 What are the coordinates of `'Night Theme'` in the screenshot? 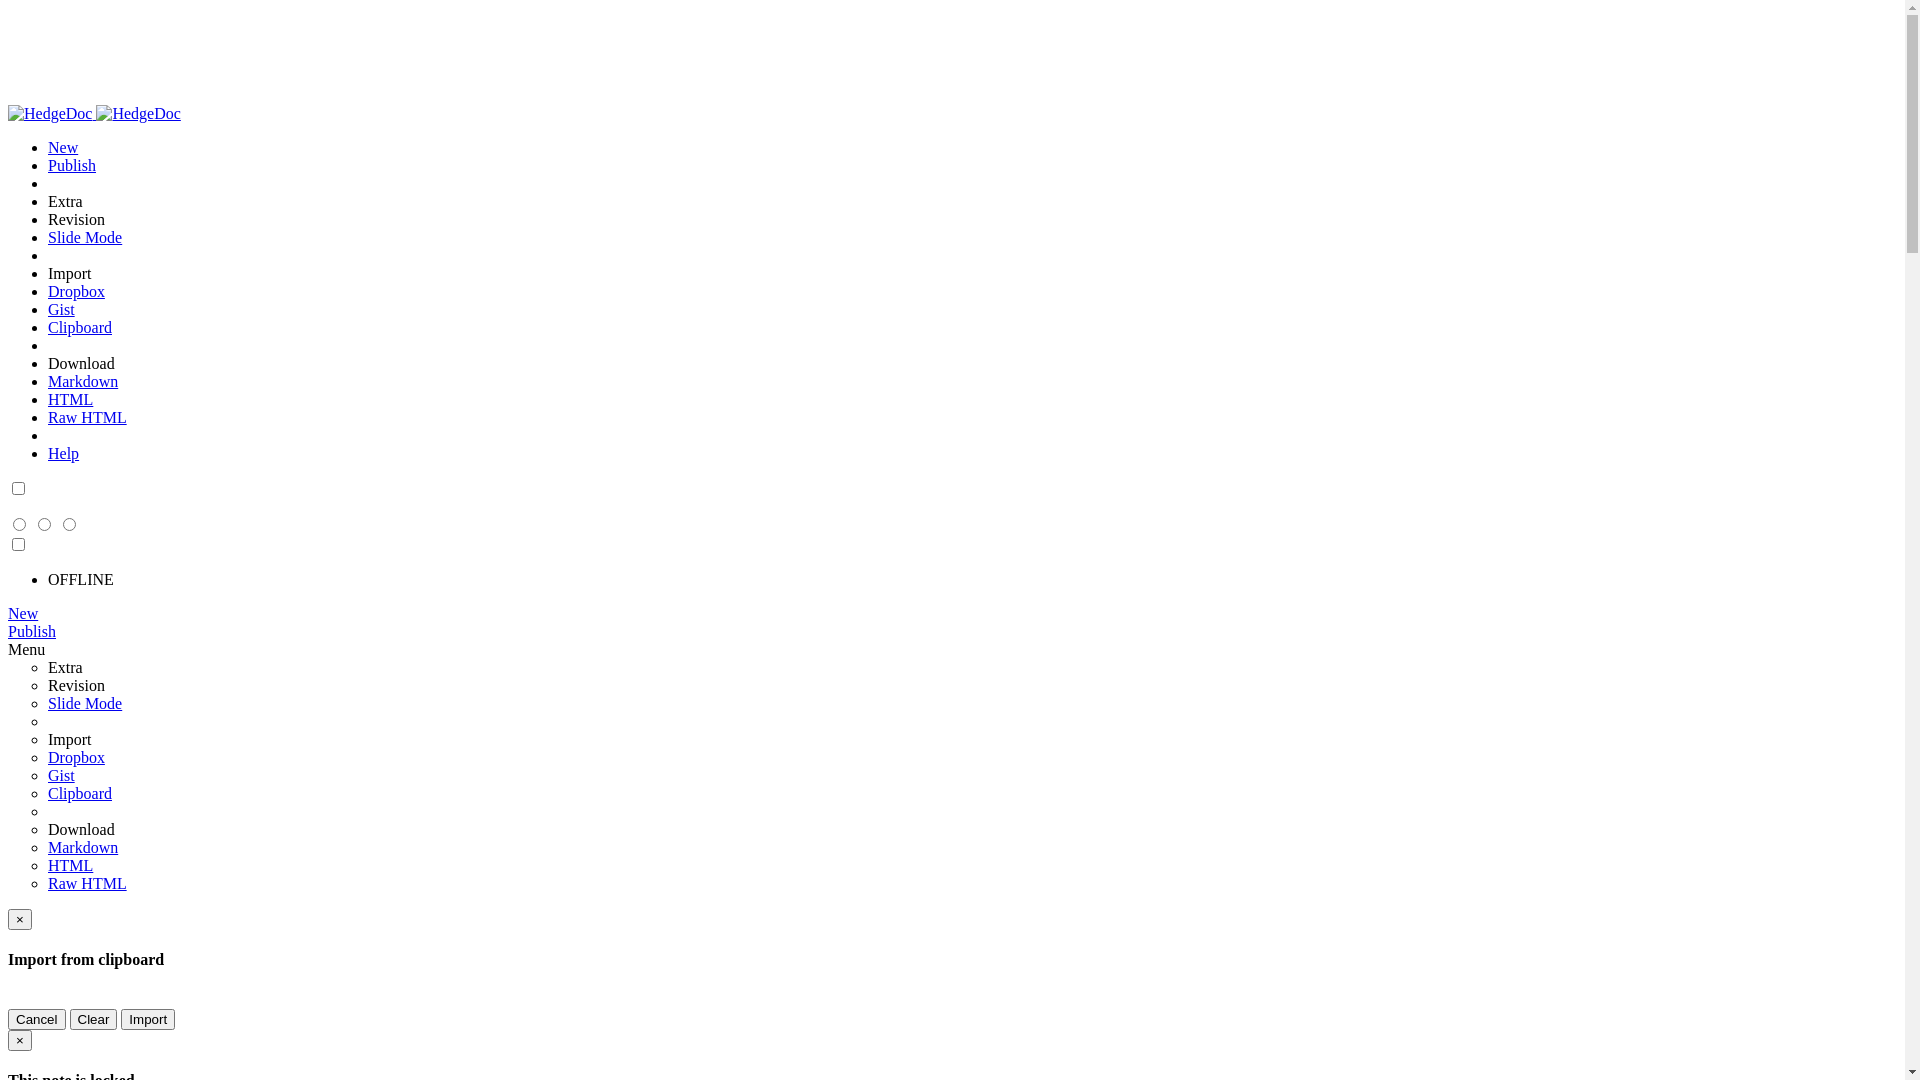 It's located at (18, 489).